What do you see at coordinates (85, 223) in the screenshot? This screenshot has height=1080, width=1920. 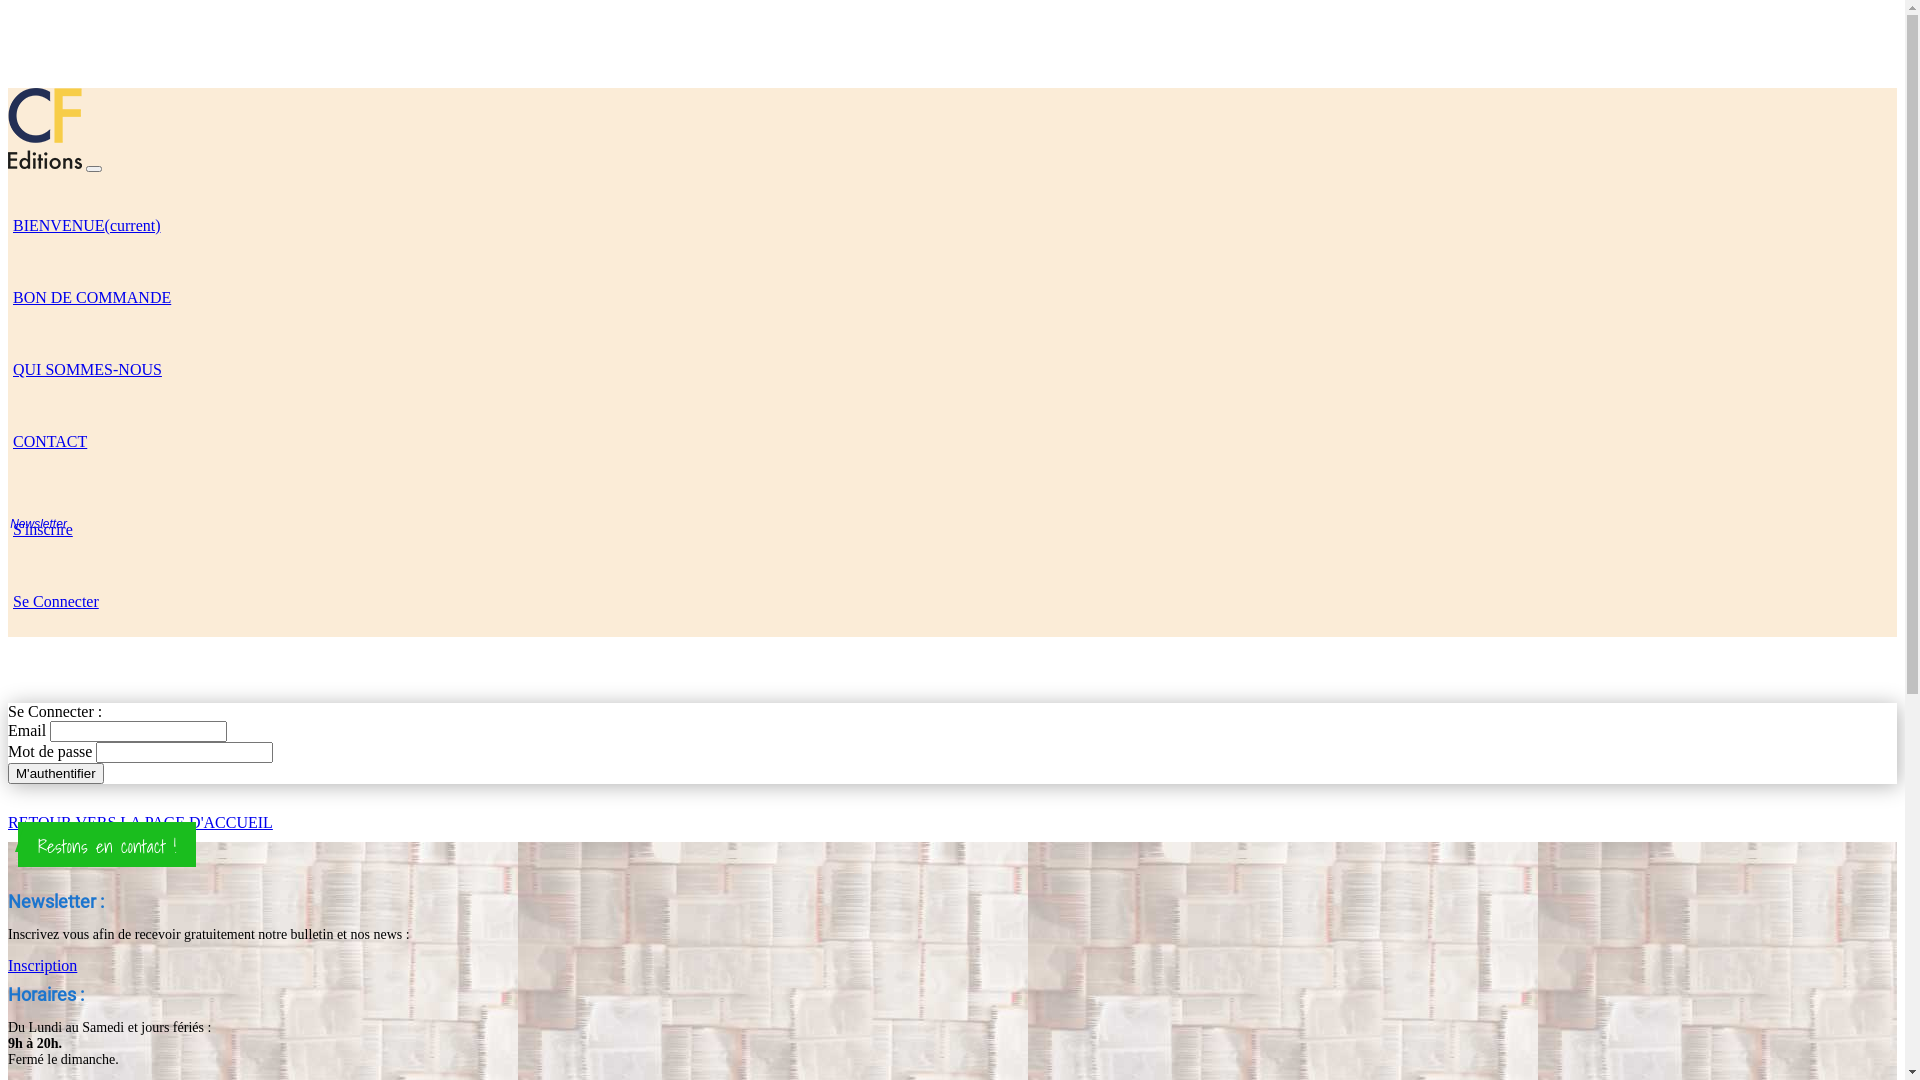 I see `'BIENVENUE(current)'` at bounding box center [85, 223].